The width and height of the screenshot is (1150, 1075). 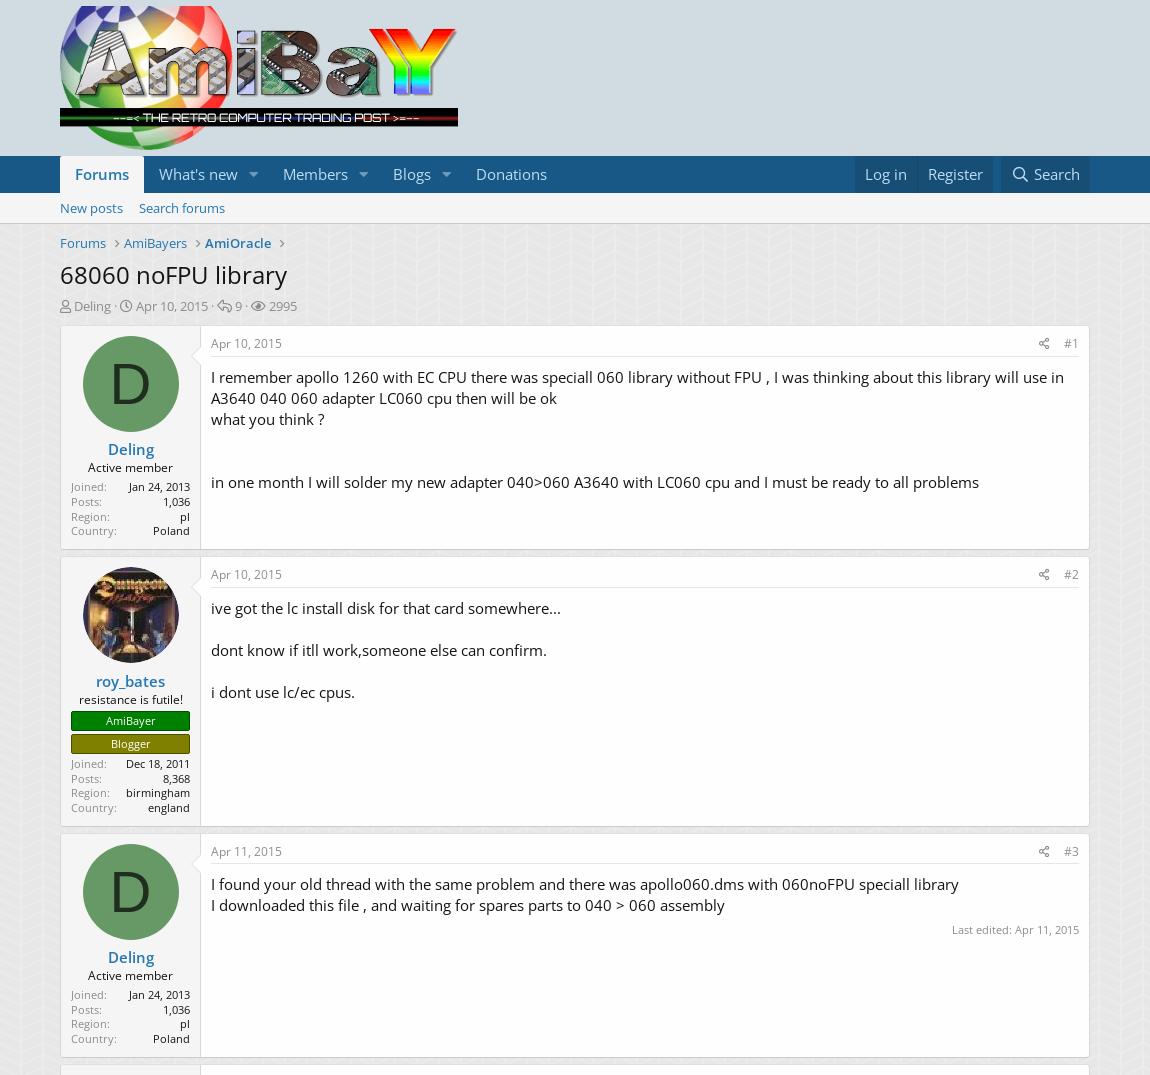 I want to click on 'ive got the lc install disk for that card somewhere...', so click(x=210, y=606).